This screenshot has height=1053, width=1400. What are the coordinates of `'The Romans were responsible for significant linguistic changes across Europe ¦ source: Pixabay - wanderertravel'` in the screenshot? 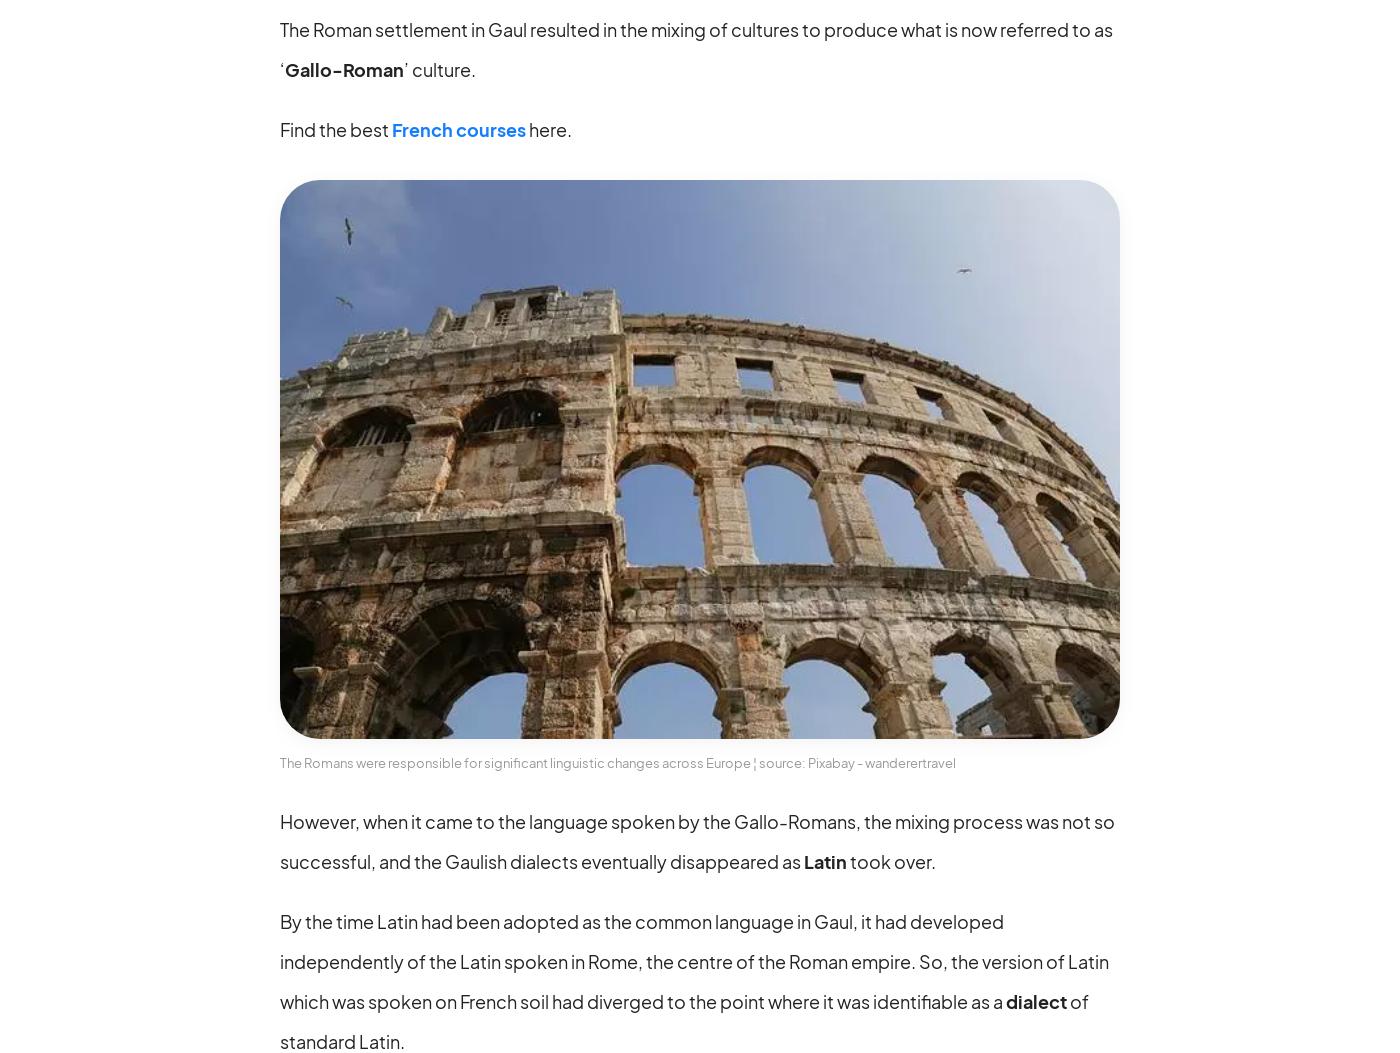 It's located at (617, 760).